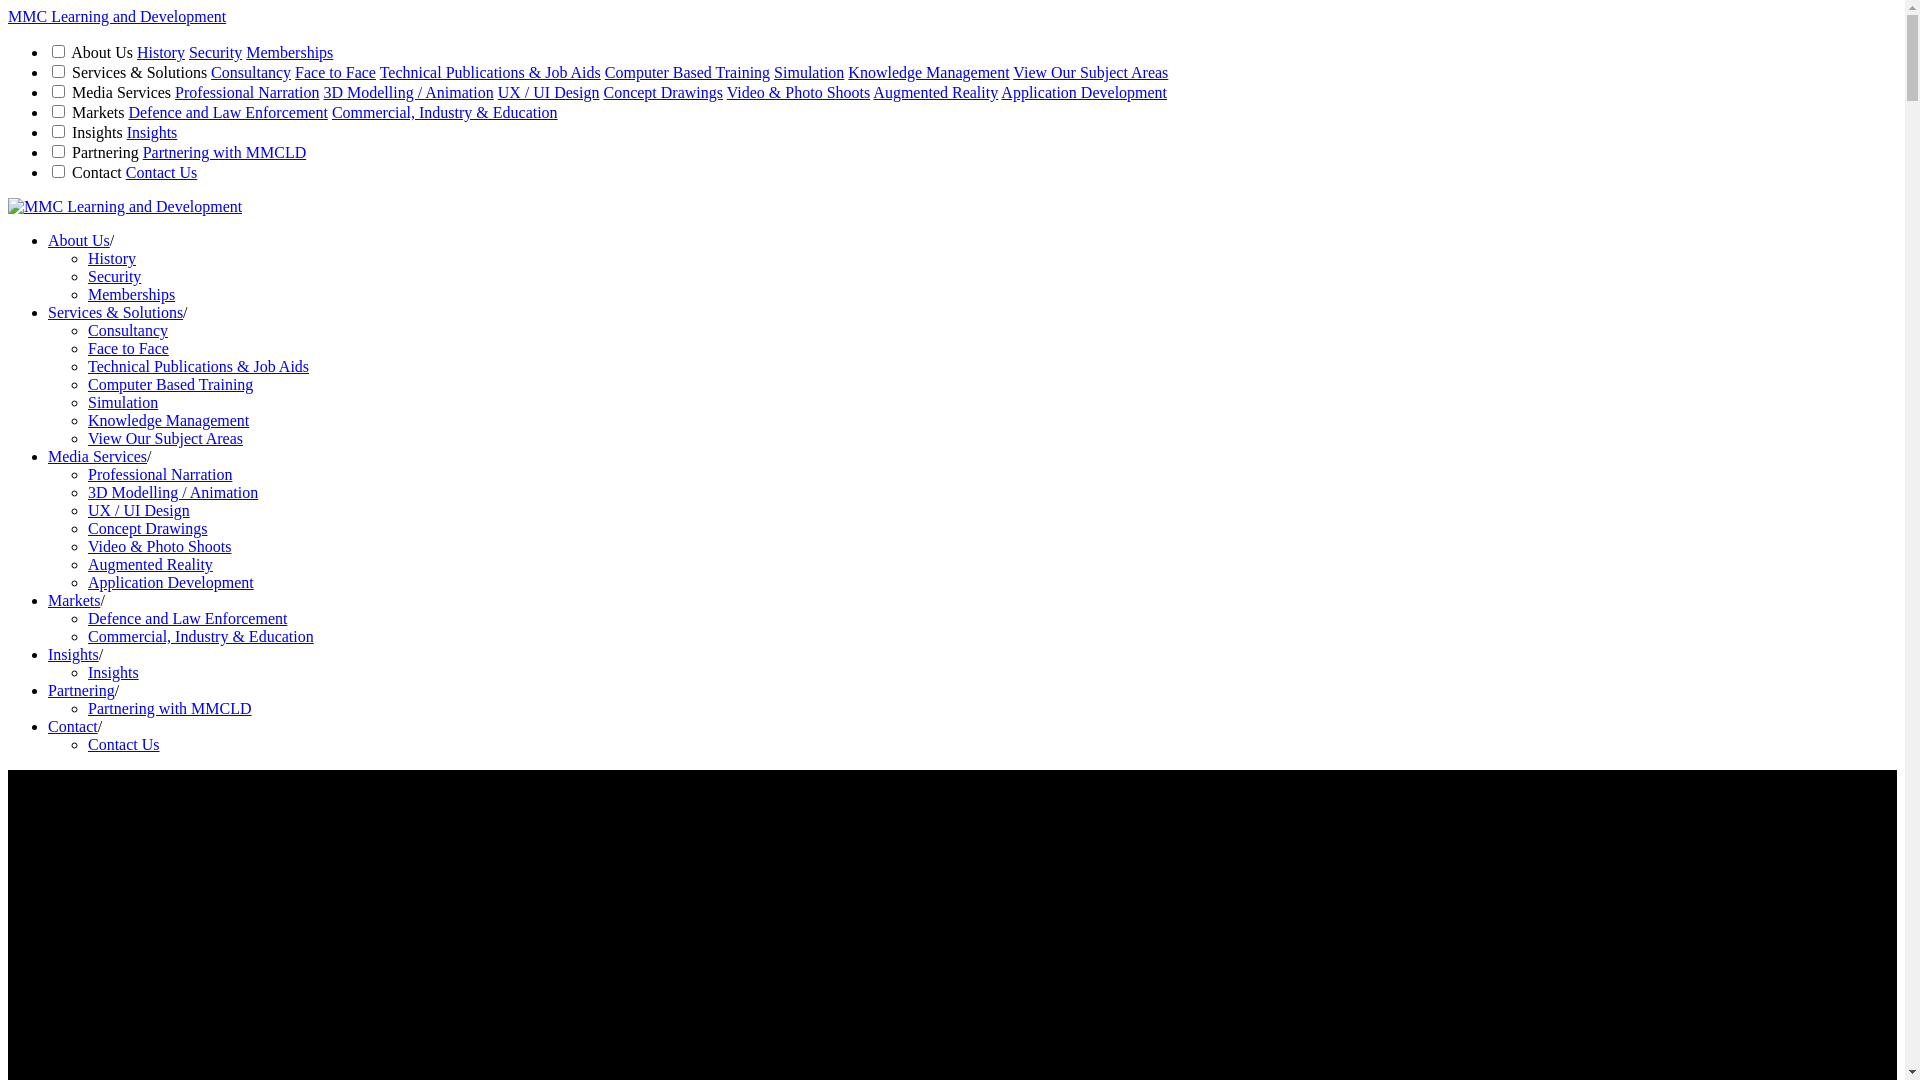  Describe the element at coordinates (172, 492) in the screenshot. I see `'3D Modelling / Animation'` at that location.